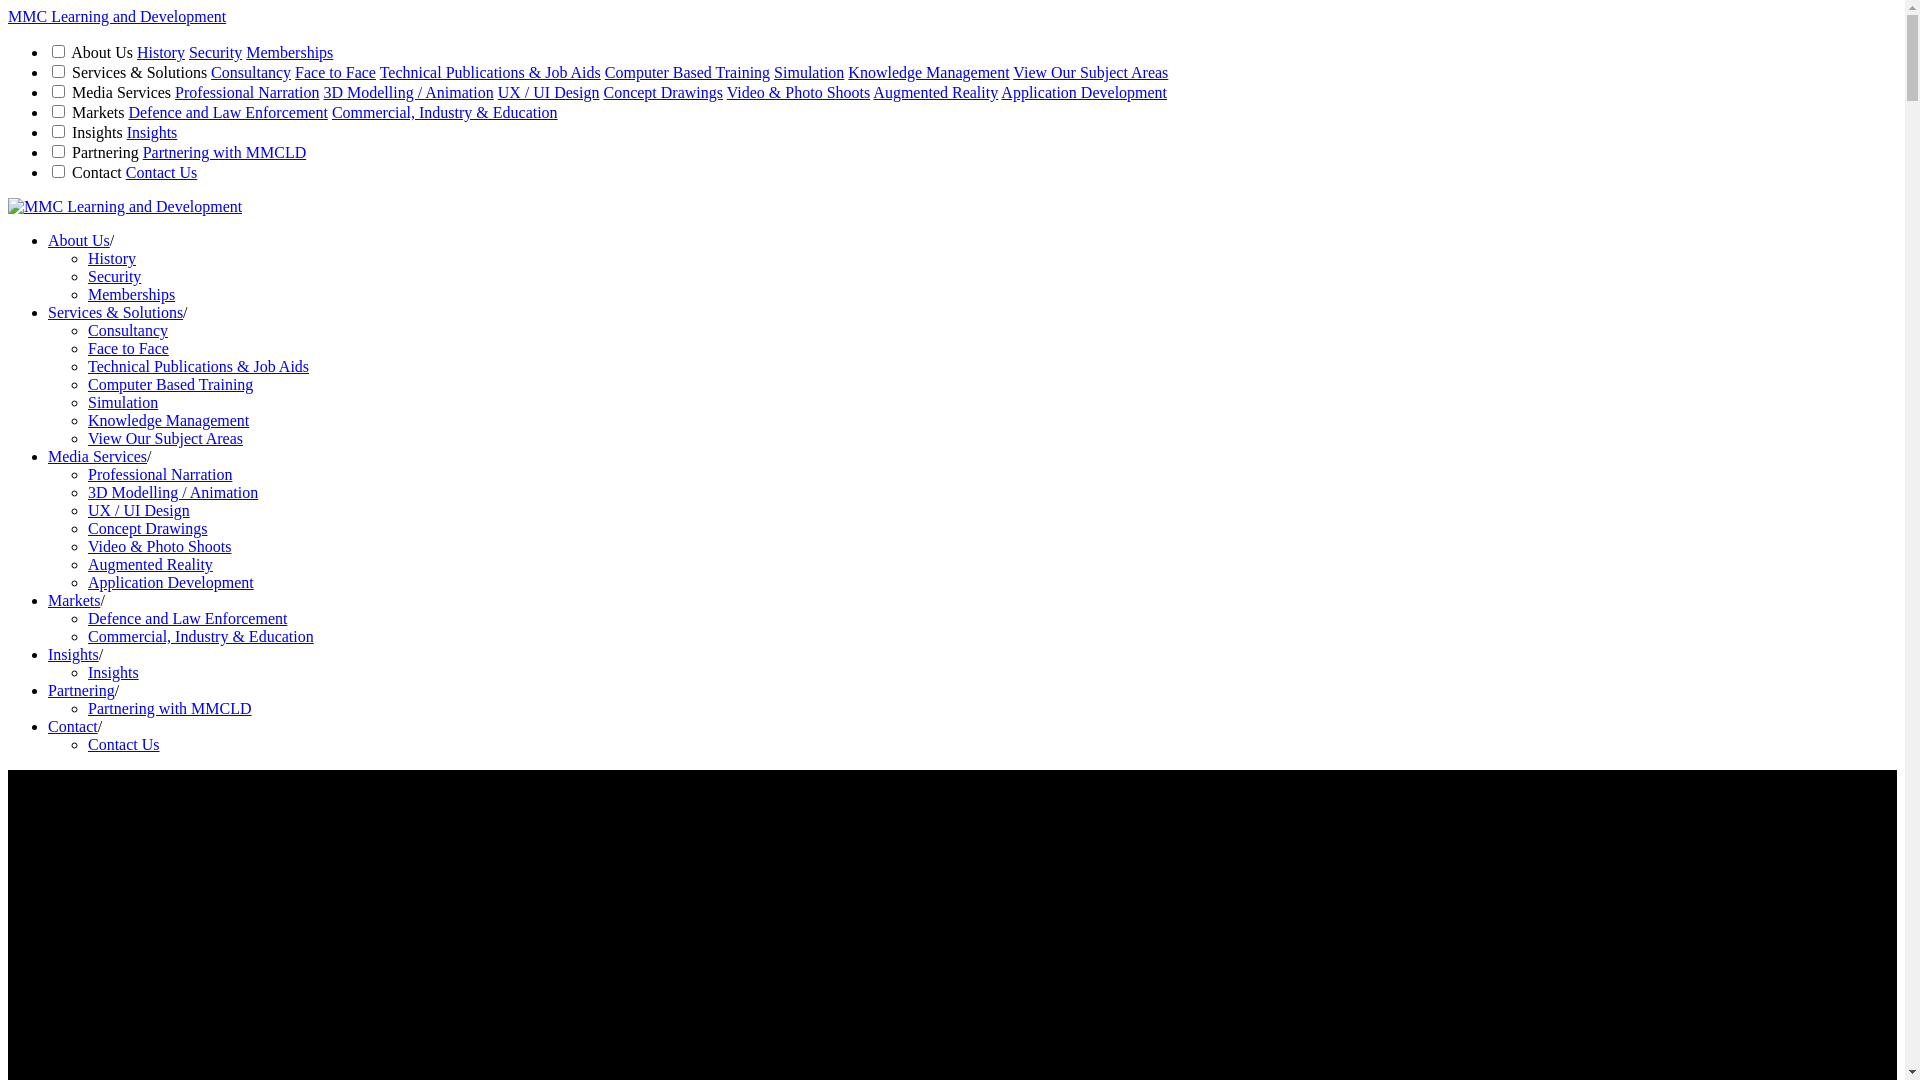  Describe the element at coordinates (172, 492) in the screenshot. I see `'3D Modelling / Animation'` at that location.